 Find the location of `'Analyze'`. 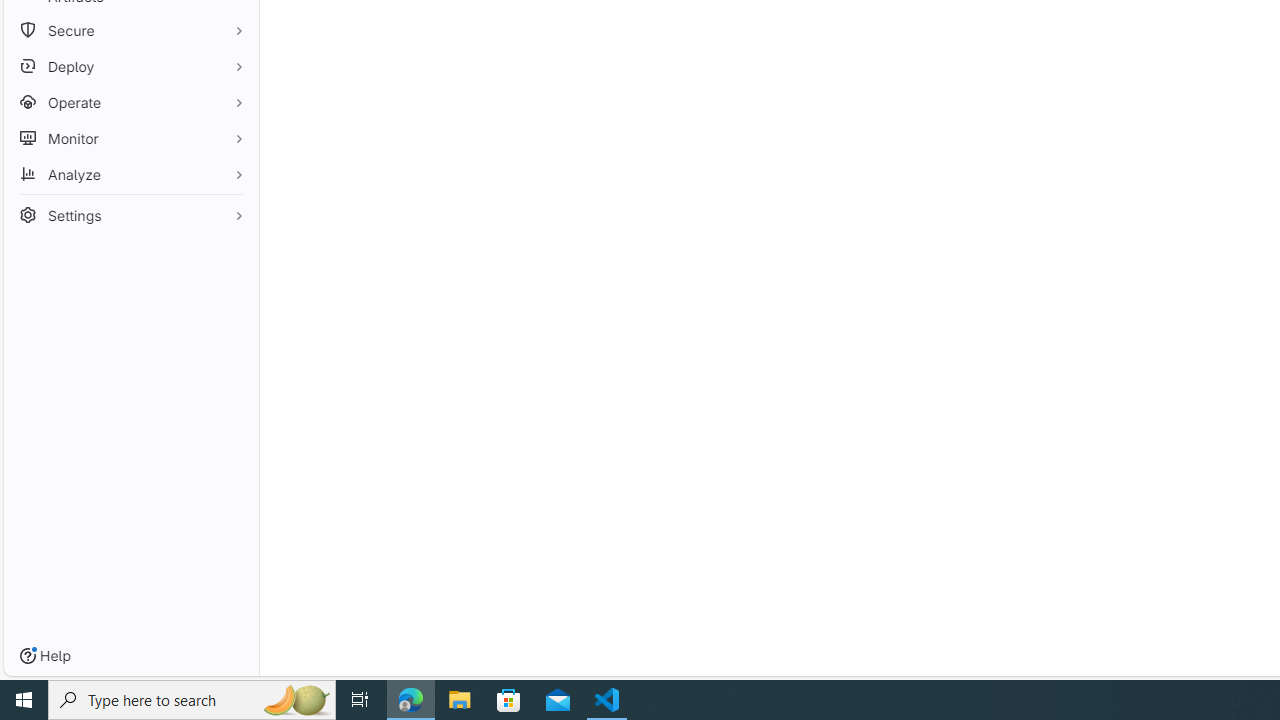

'Analyze' is located at coordinates (130, 173).